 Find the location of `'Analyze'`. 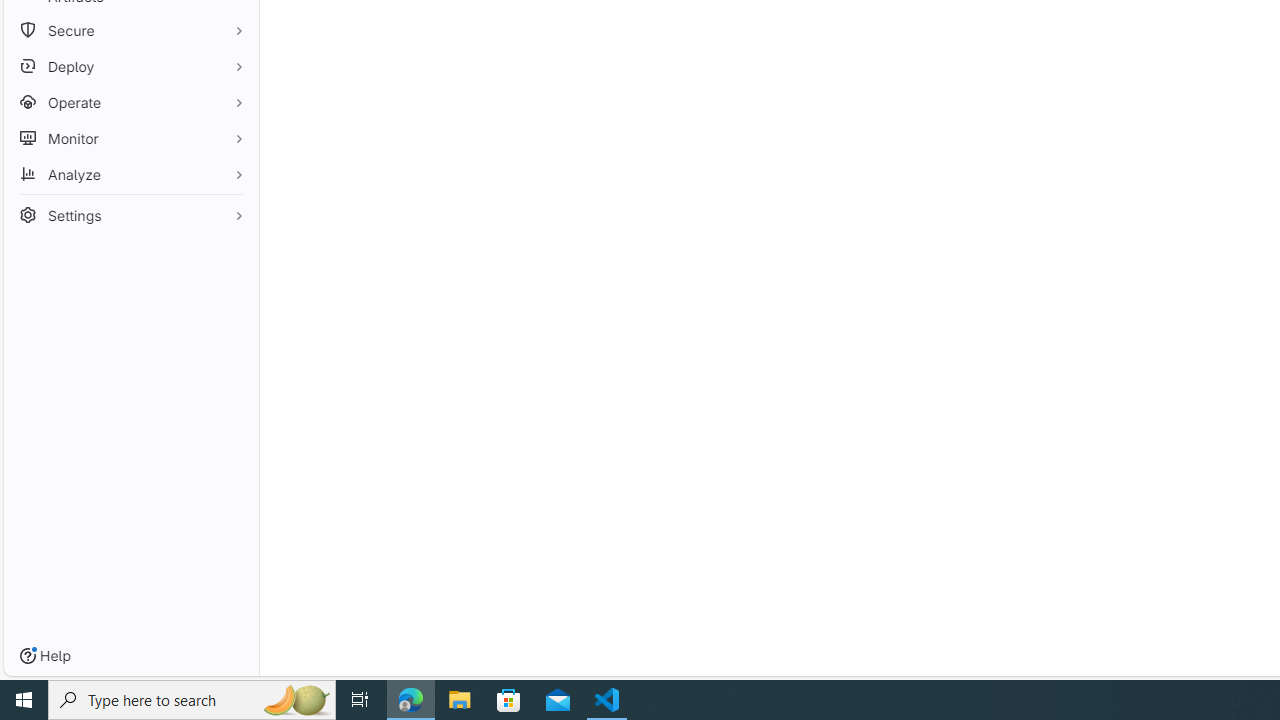

'Analyze' is located at coordinates (130, 173).